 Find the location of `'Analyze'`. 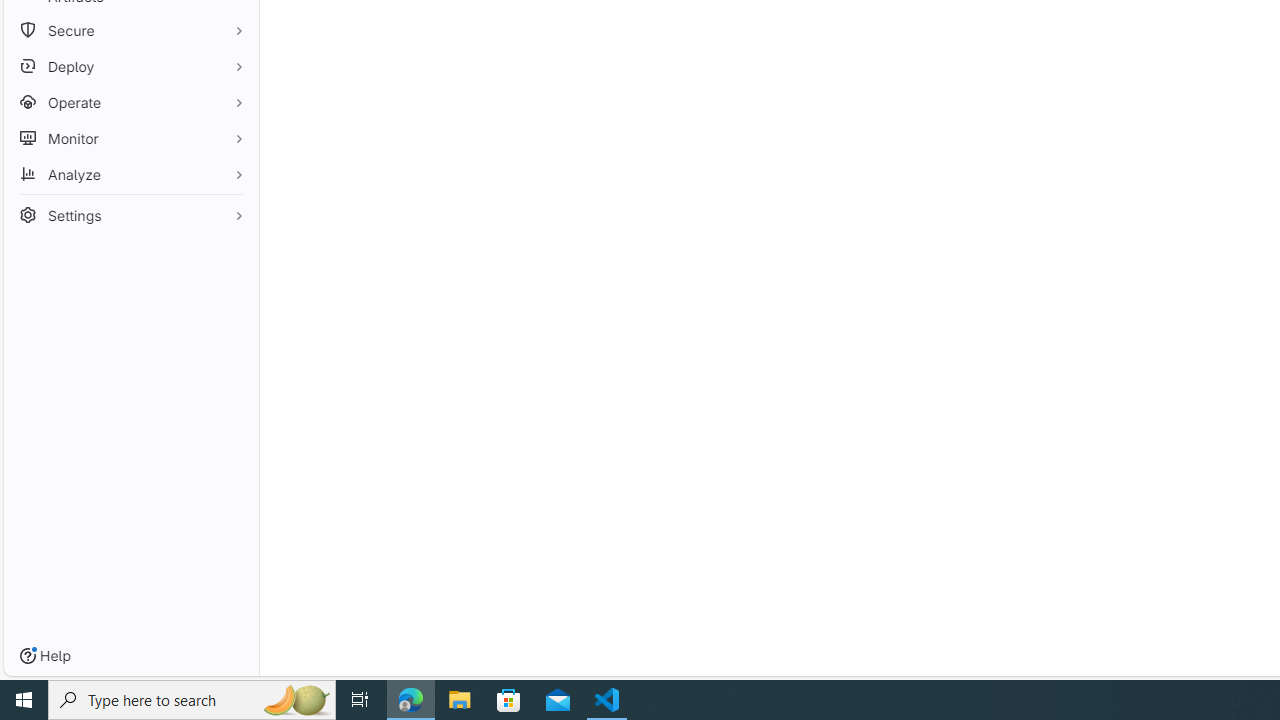

'Analyze' is located at coordinates (130, 173).